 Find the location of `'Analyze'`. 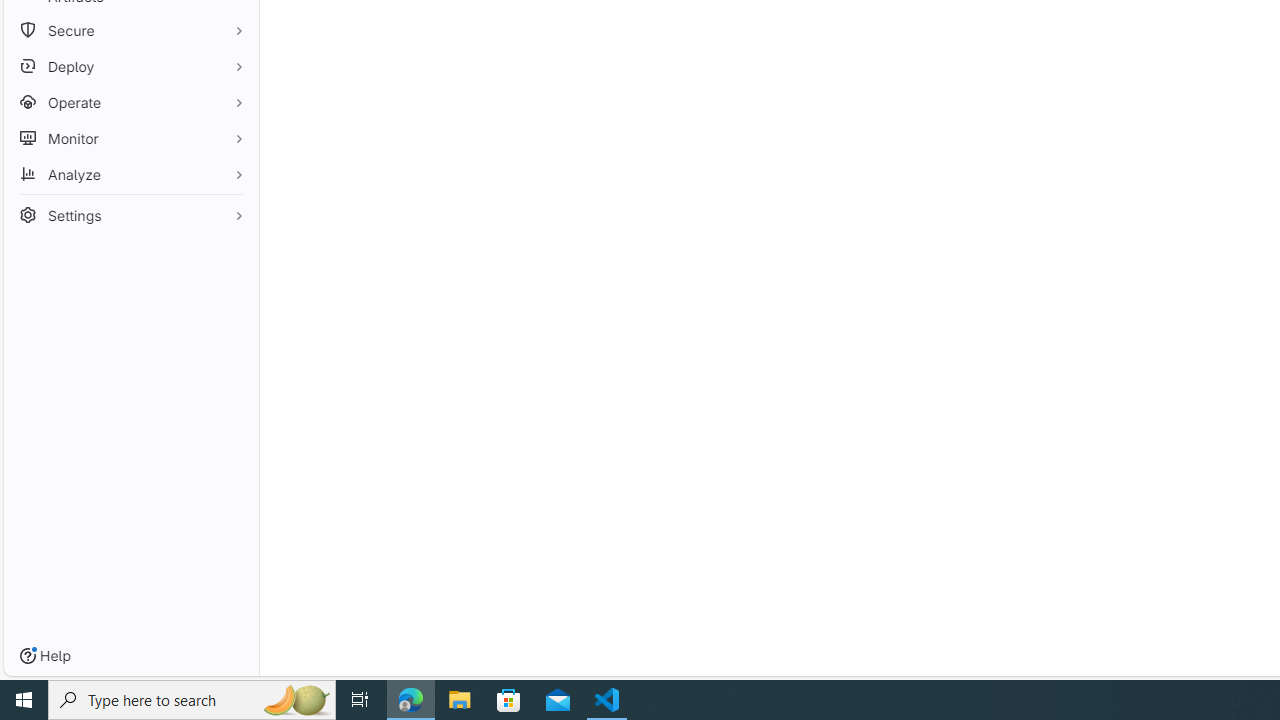

'Analyze' is located at coordinates (130, 173).